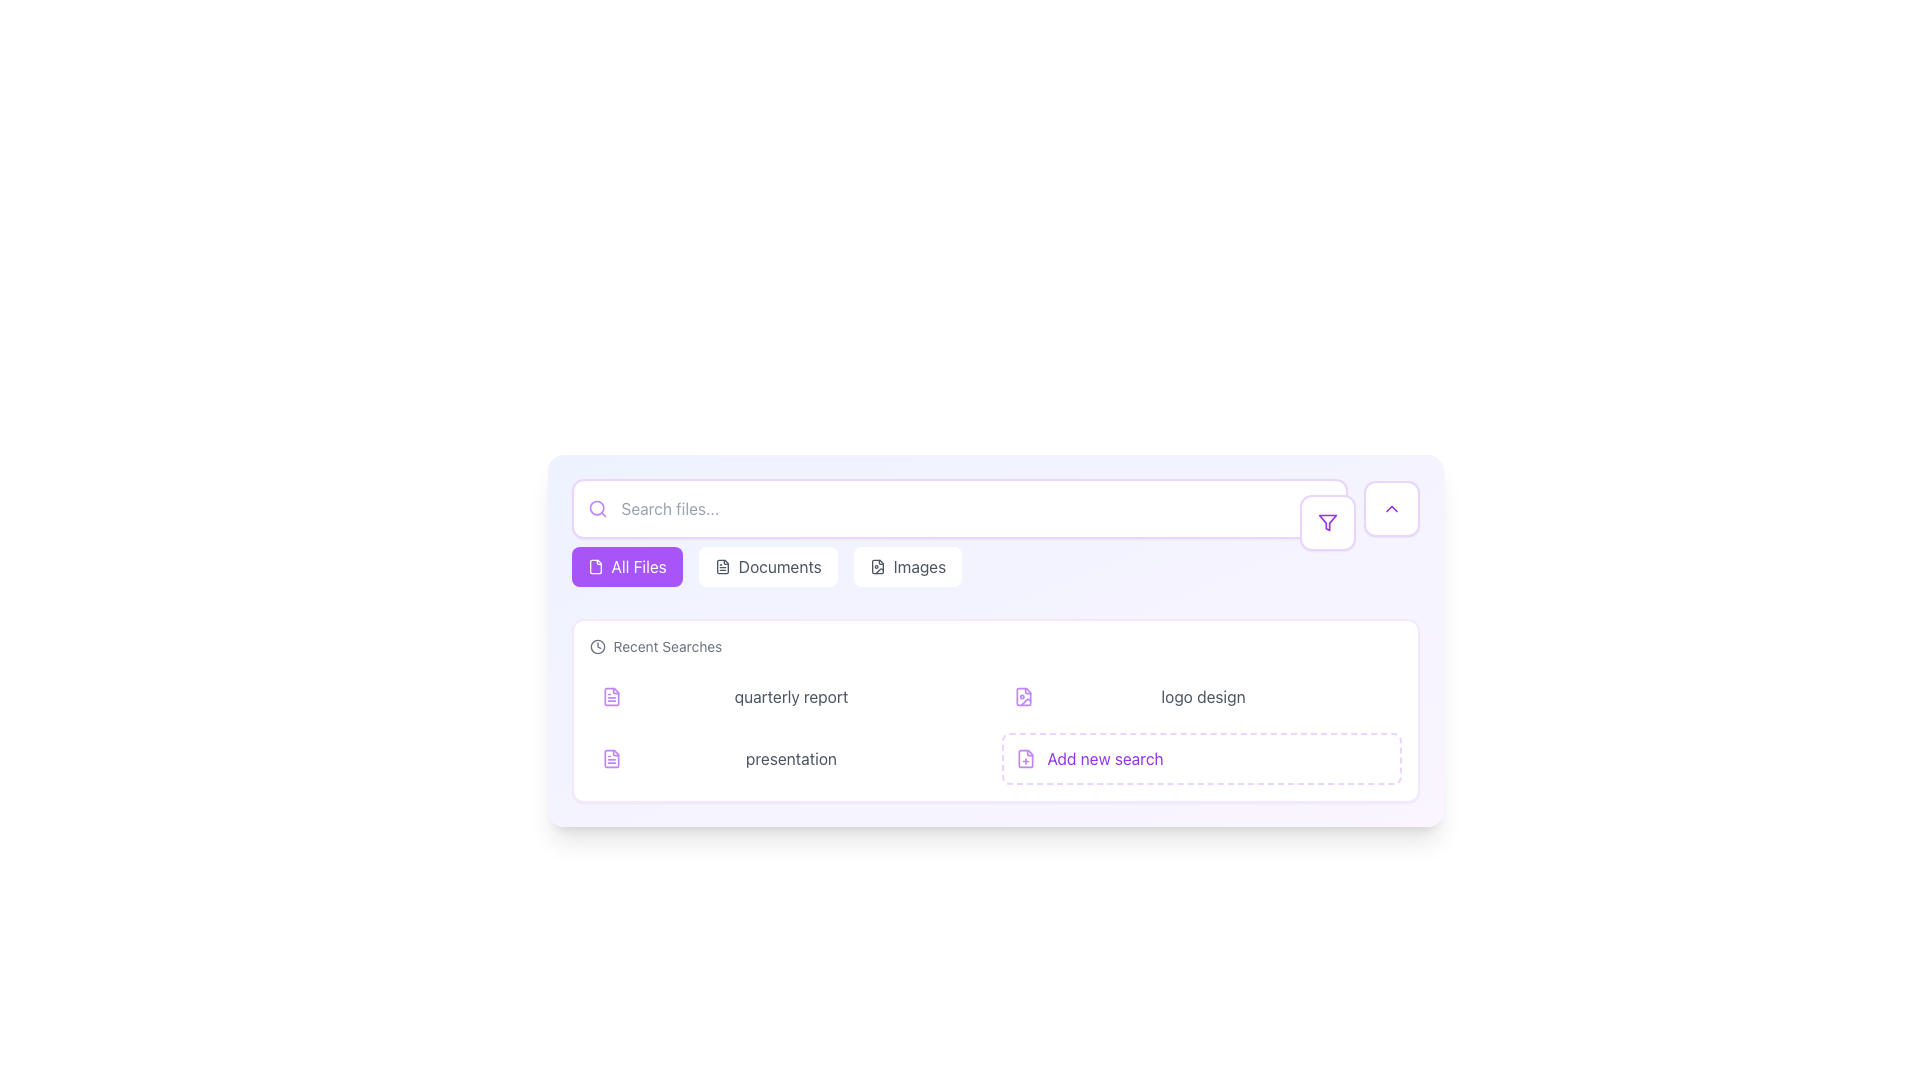 This screenshot has width=1920, height=1080. What do you see at coordinates (1327, 522) in the screenshot?
I see `the filter icon located in the upper-right corner of the search bar` at bounding box center [1327, 522].